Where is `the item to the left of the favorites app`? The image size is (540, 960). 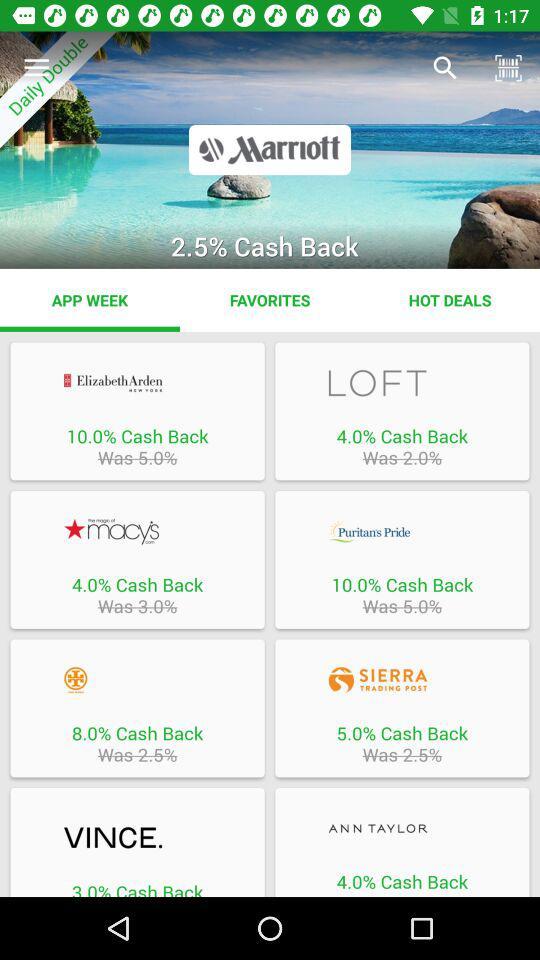
the item to the left of the favorites app is located at coordinates (89, 299).